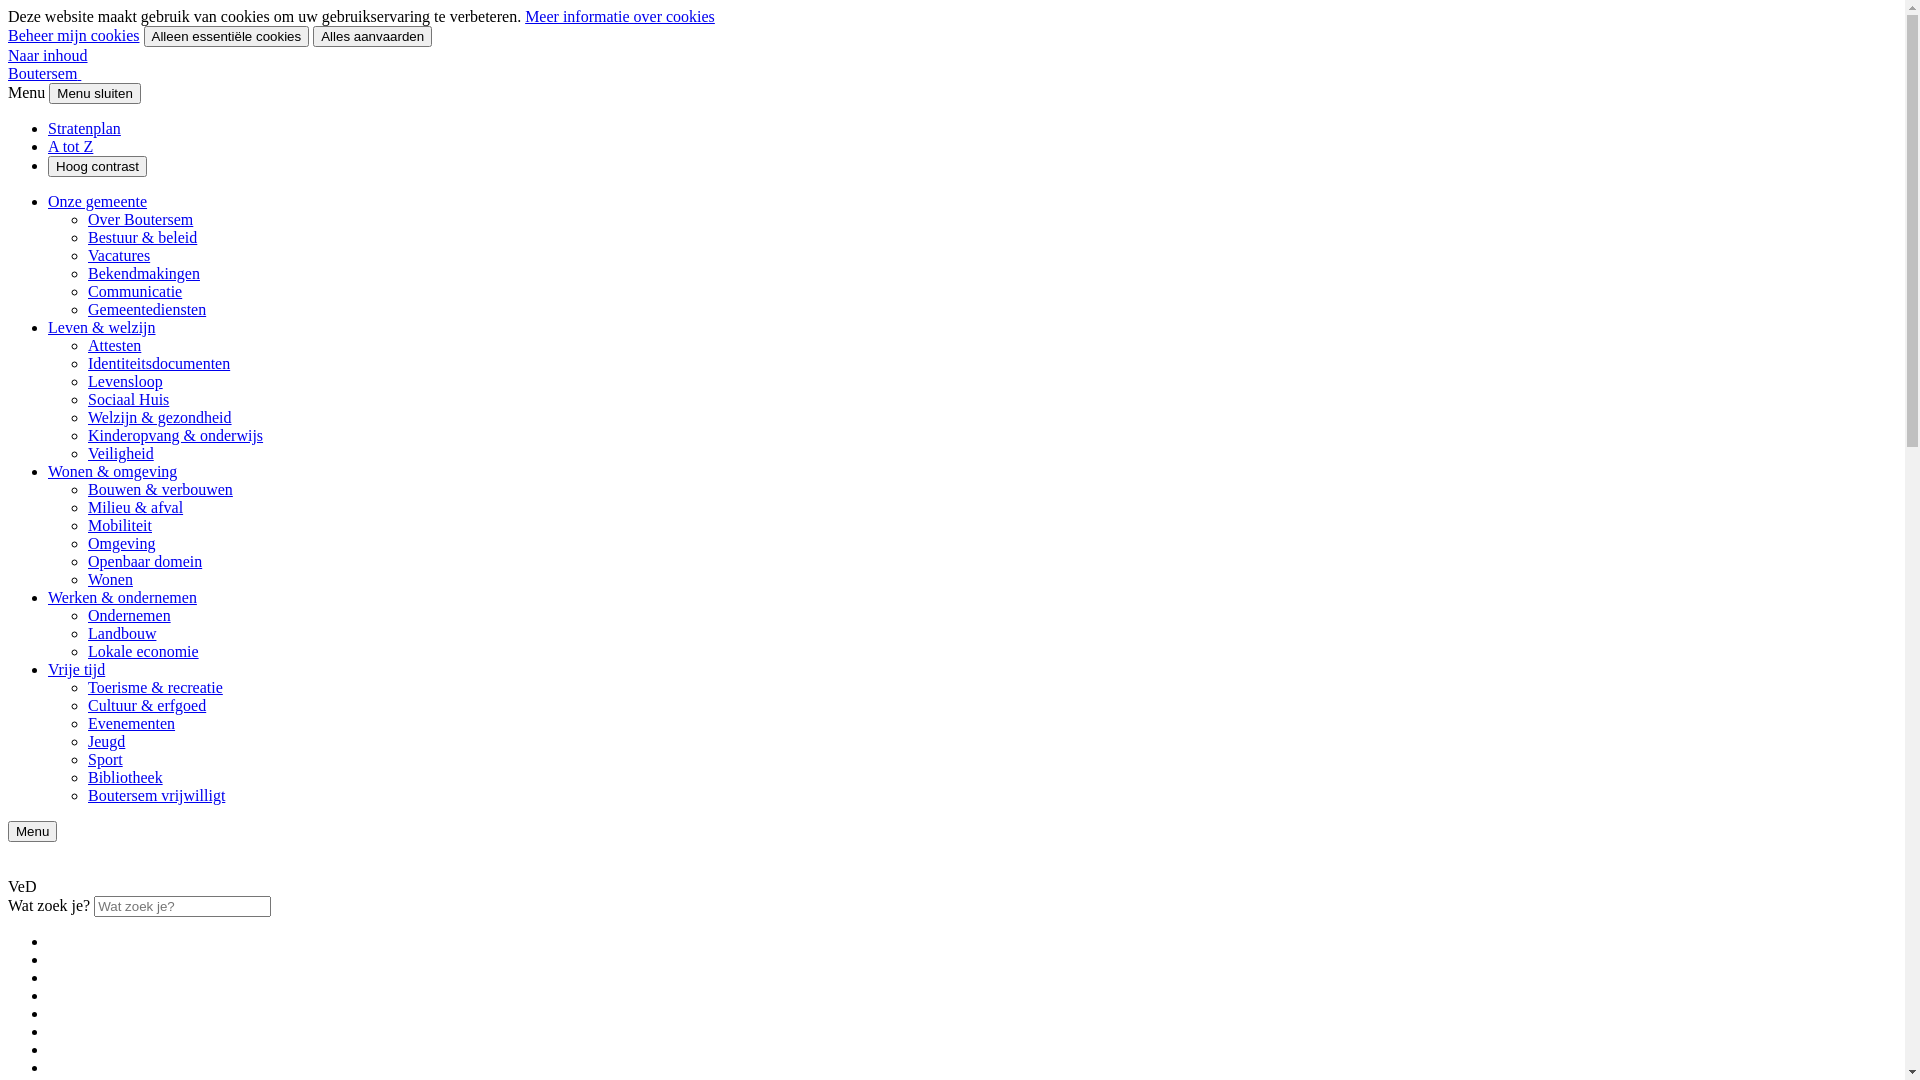 The width and height of the screenshot is (1920, 1080). What do you see at coordinates (111, 471) in the screenshot?
I see `'Wonen & omgeving'` at bounding box center [111, 471].